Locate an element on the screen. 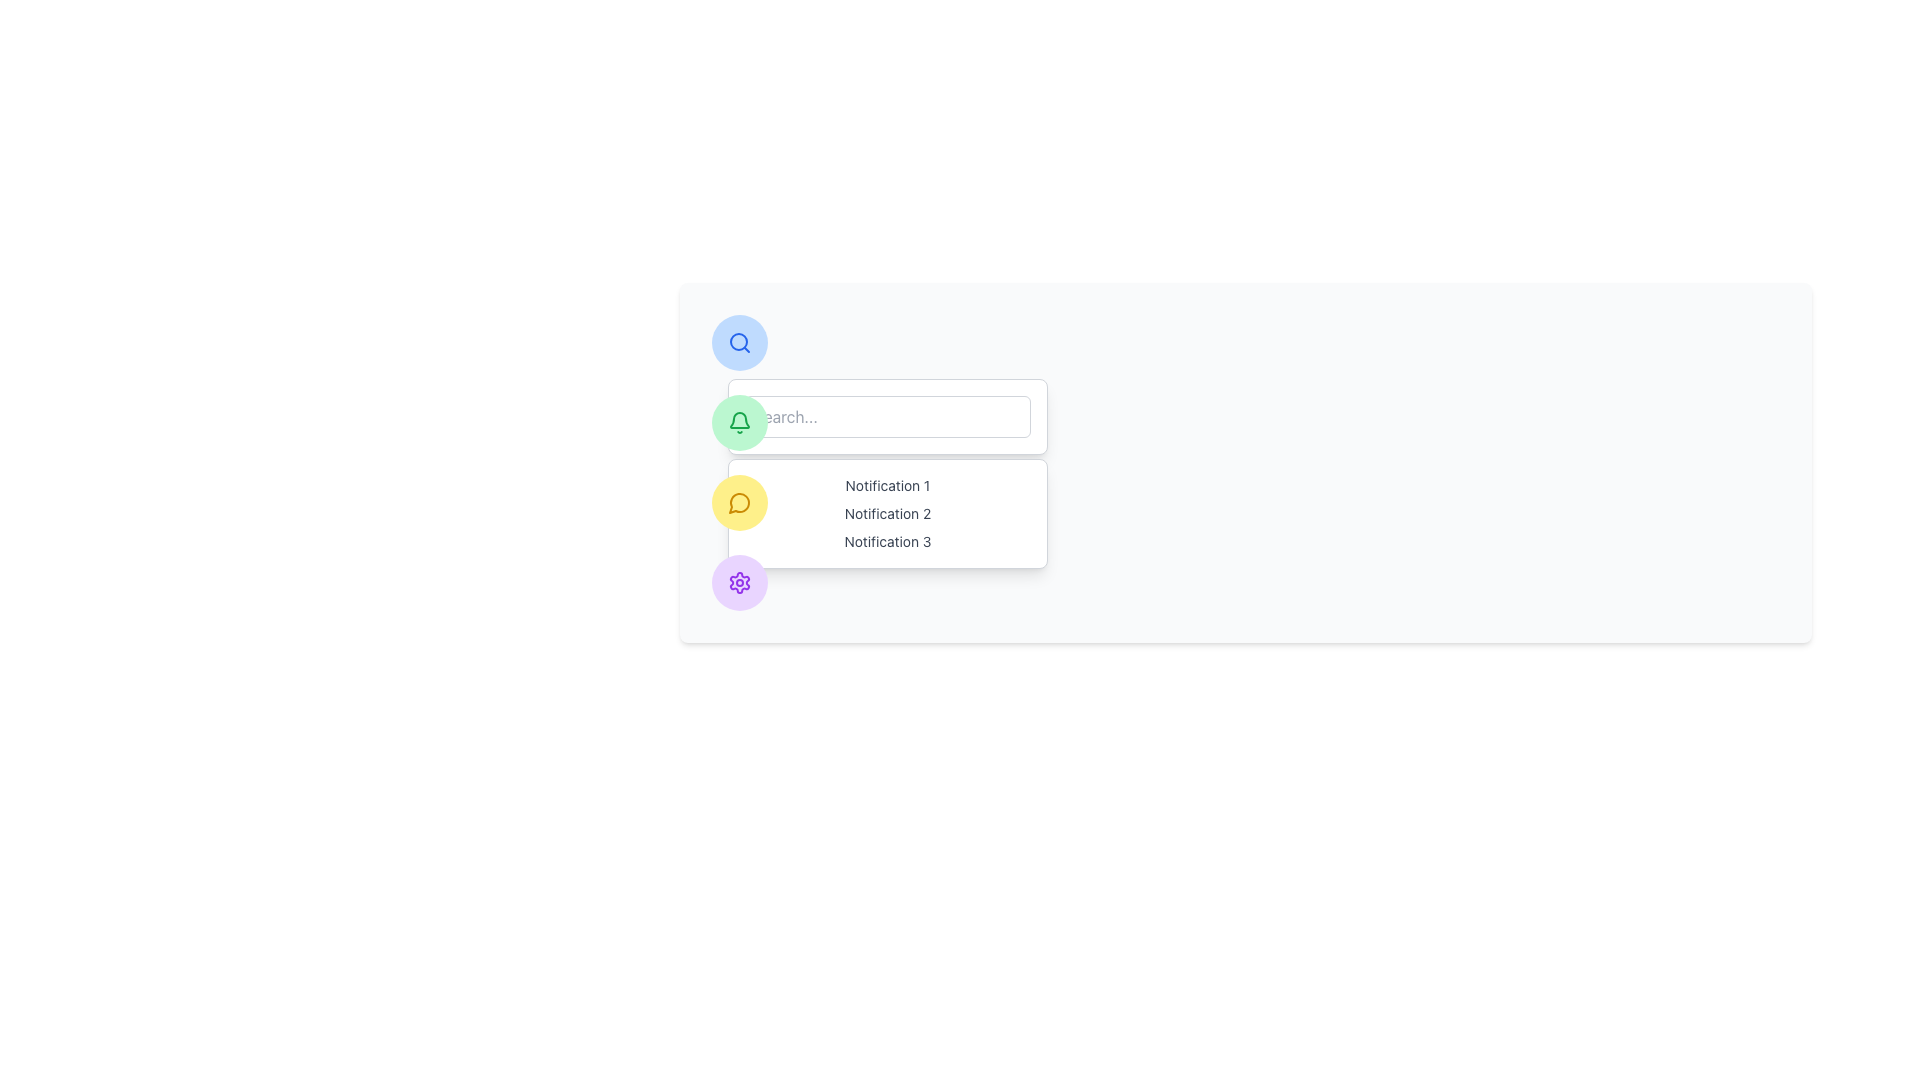  the search function icon located in a blue circular button at the top-left of the vertical stack of icons is located at coordinates (738, 342).